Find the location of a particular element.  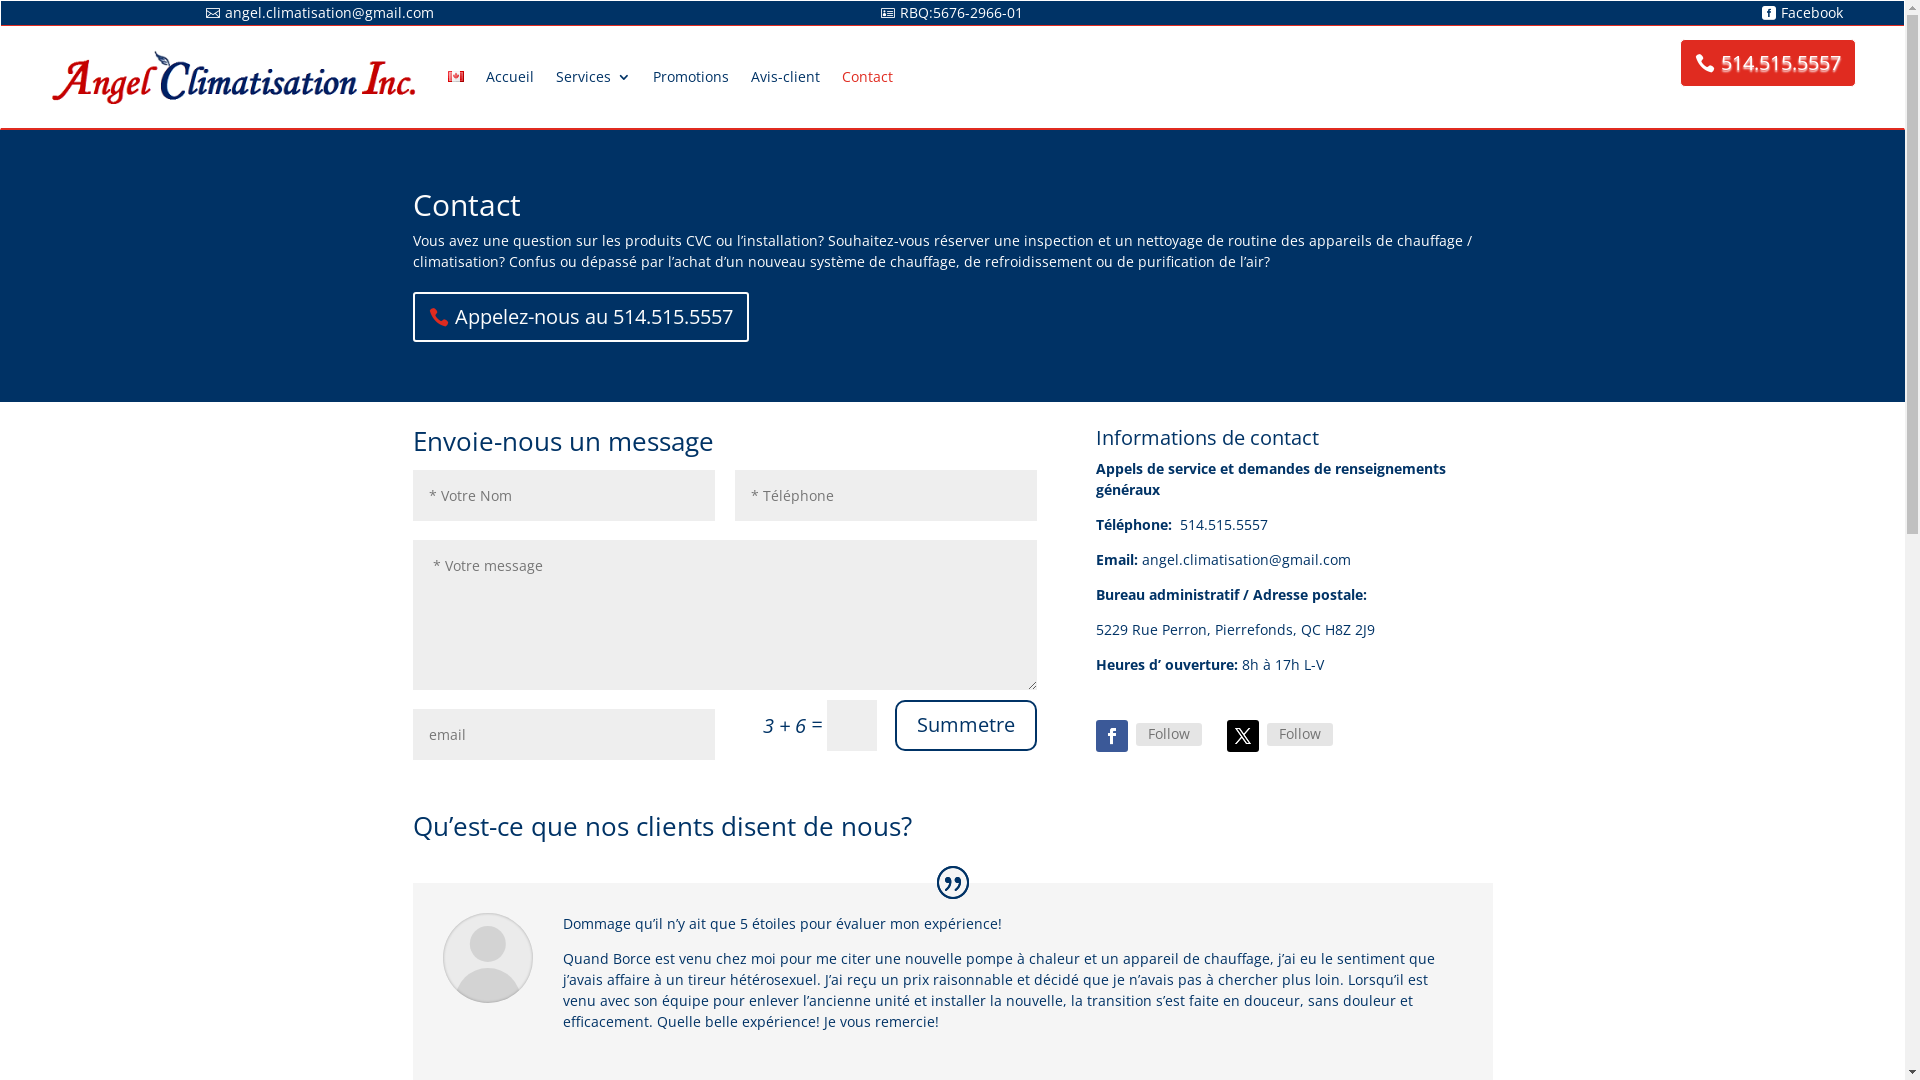

'Avis-client' is located at coordinates (749, 76).